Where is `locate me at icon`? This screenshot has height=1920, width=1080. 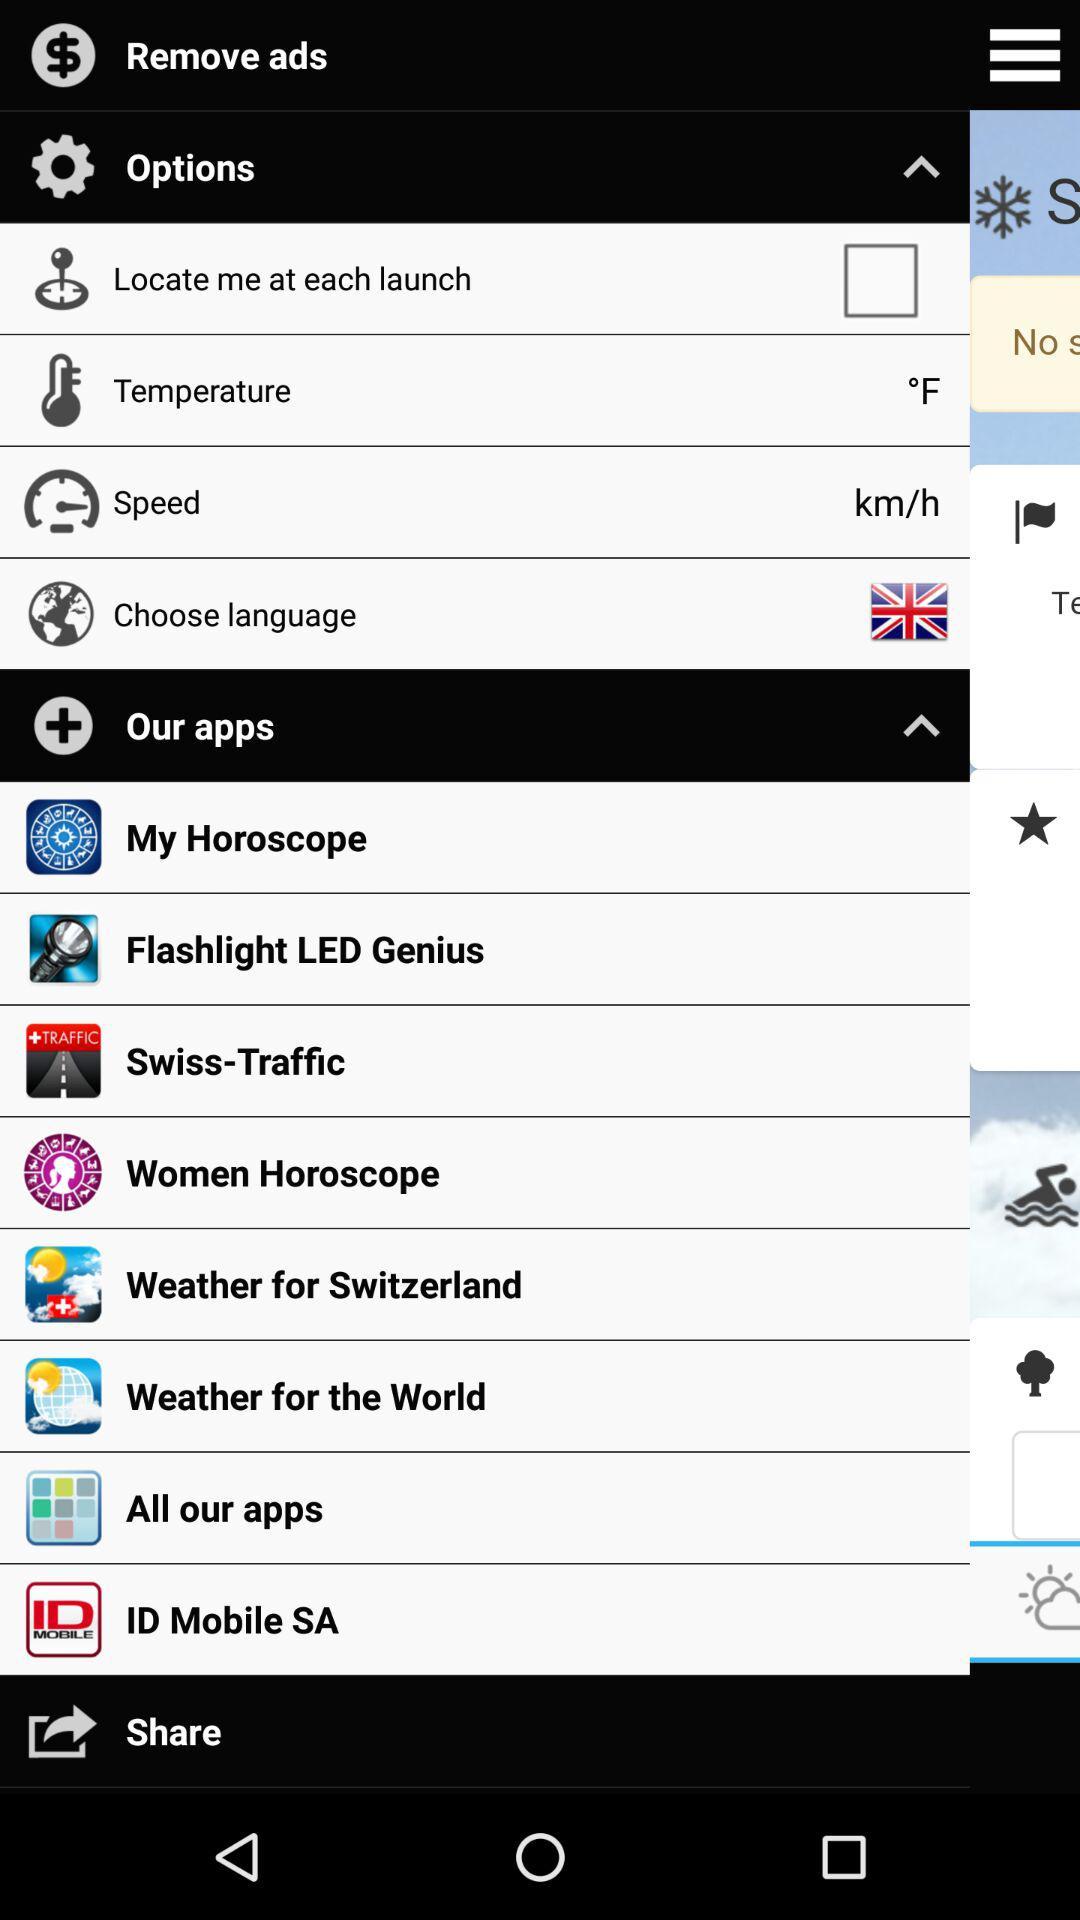 locate me at icon is located at coordinates (466, 277).